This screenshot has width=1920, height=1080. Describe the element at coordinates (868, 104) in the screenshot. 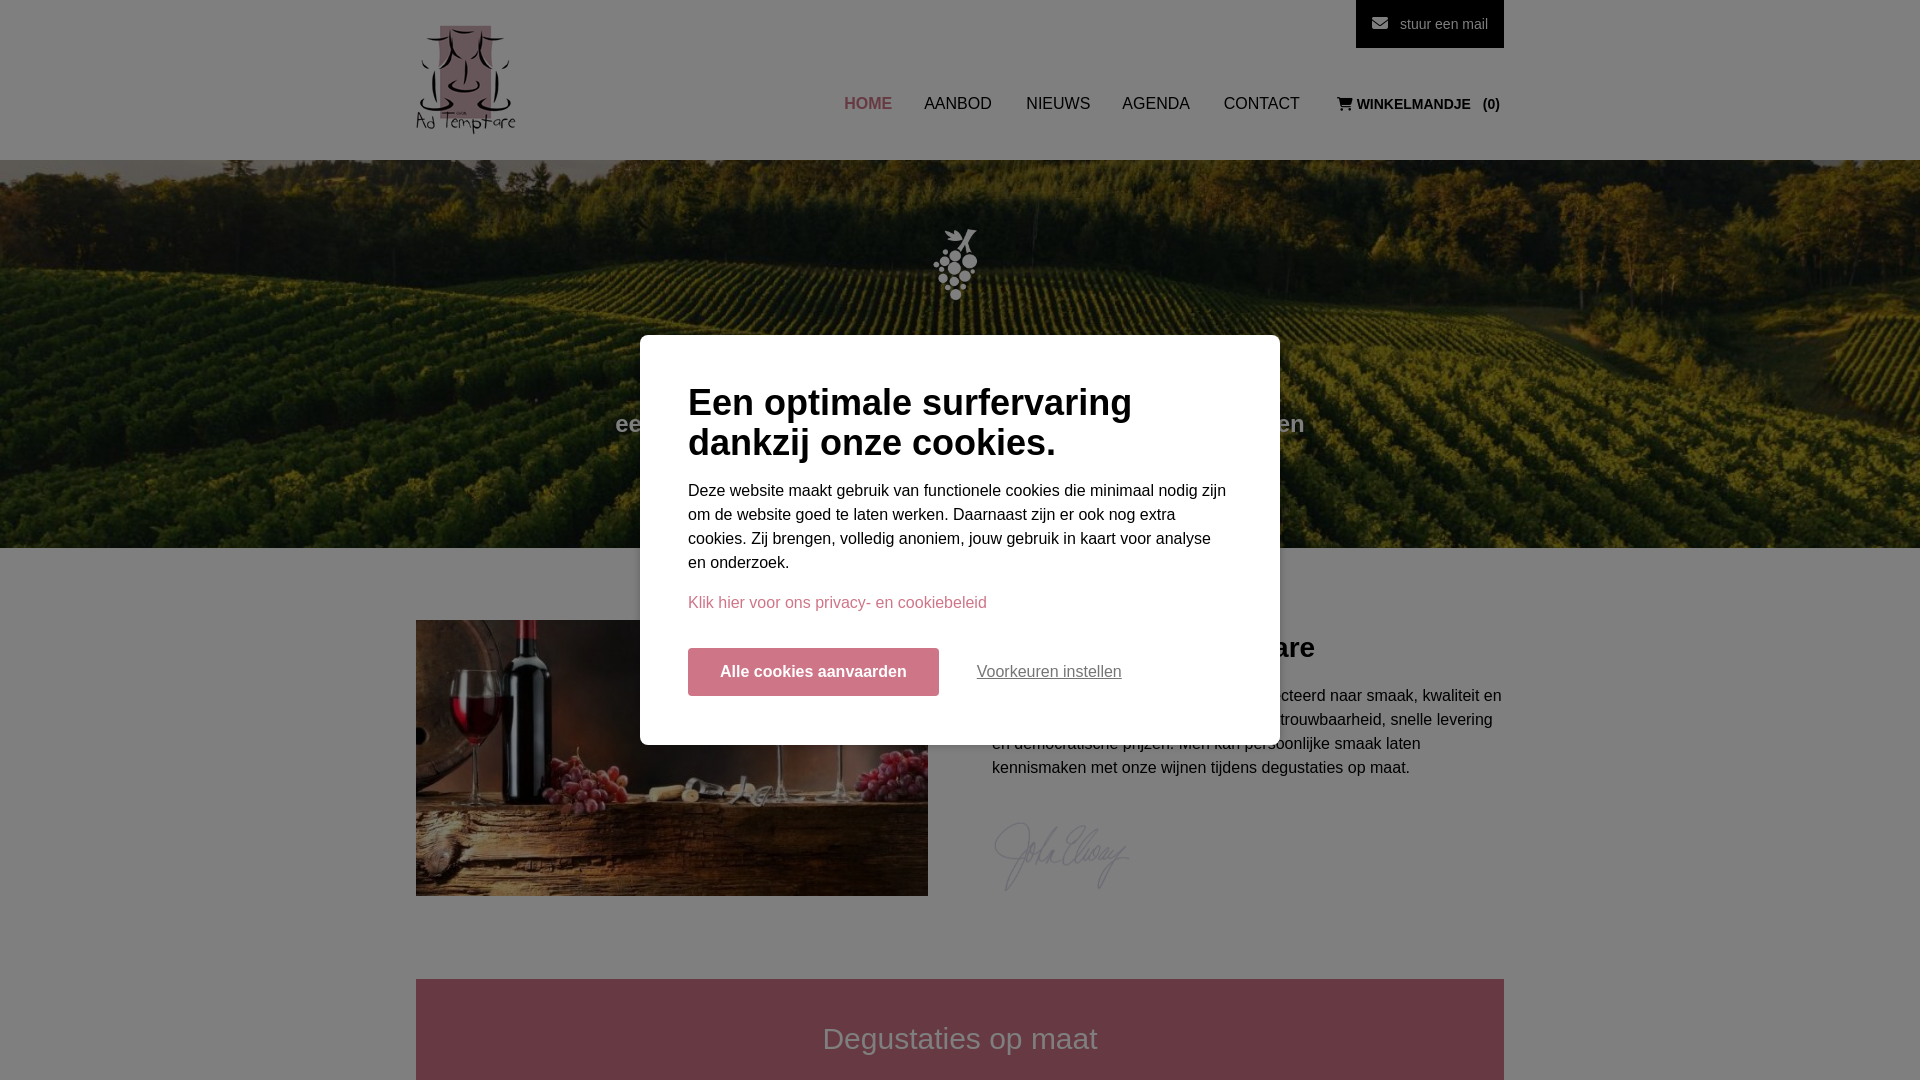

I see `'HOME'` at that location.